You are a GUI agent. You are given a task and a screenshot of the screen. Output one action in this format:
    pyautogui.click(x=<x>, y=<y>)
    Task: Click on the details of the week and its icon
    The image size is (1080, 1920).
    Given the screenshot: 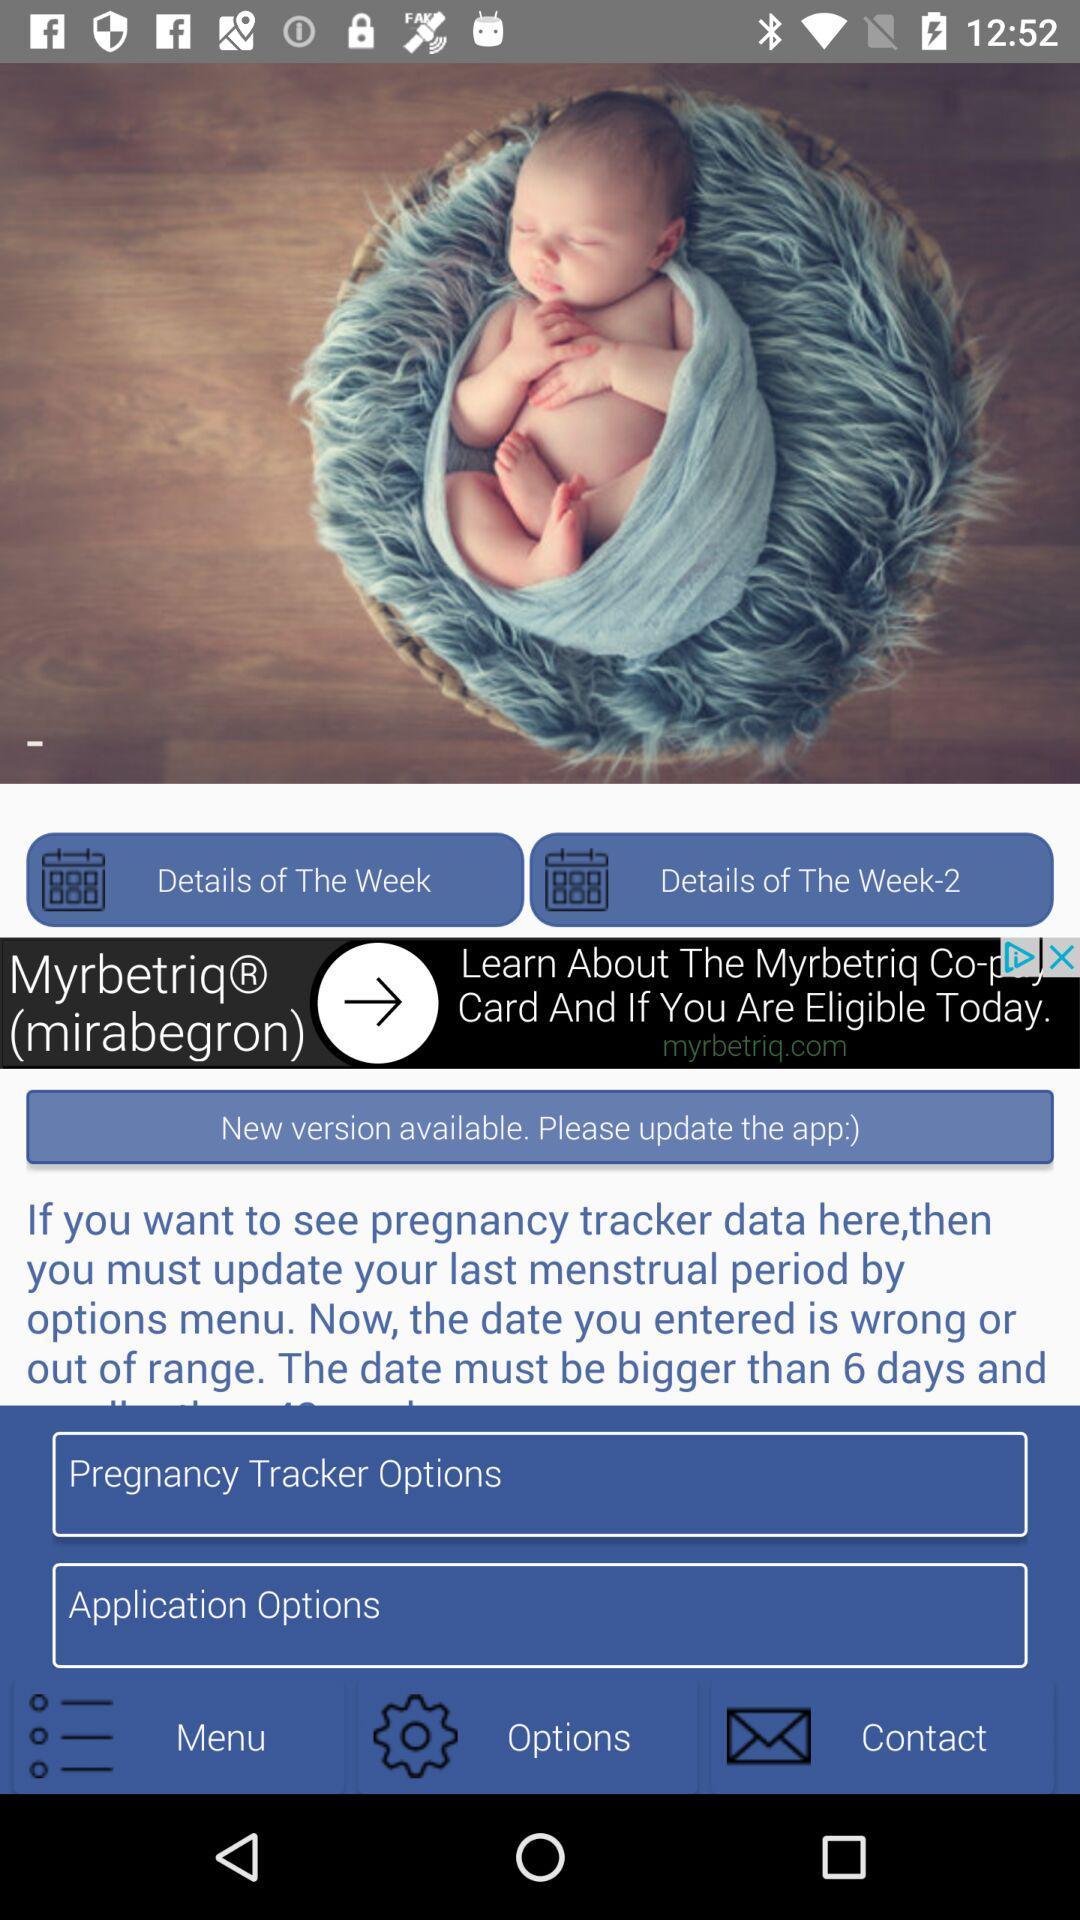 What is the action you would take?
    pyautogui.click(x=274, y=879)
    